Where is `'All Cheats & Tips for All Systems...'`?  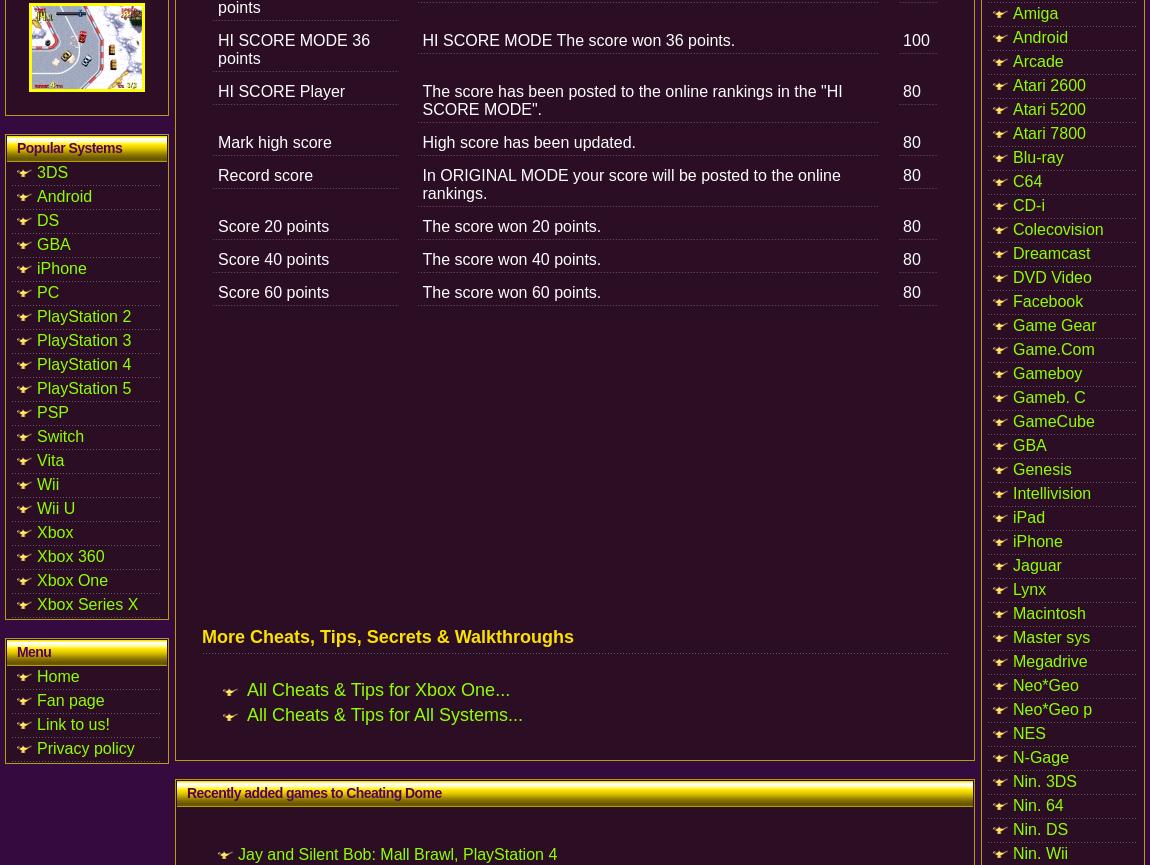
'All Cheats & Tips for All Systems...' is located at coordinates (385, 715).